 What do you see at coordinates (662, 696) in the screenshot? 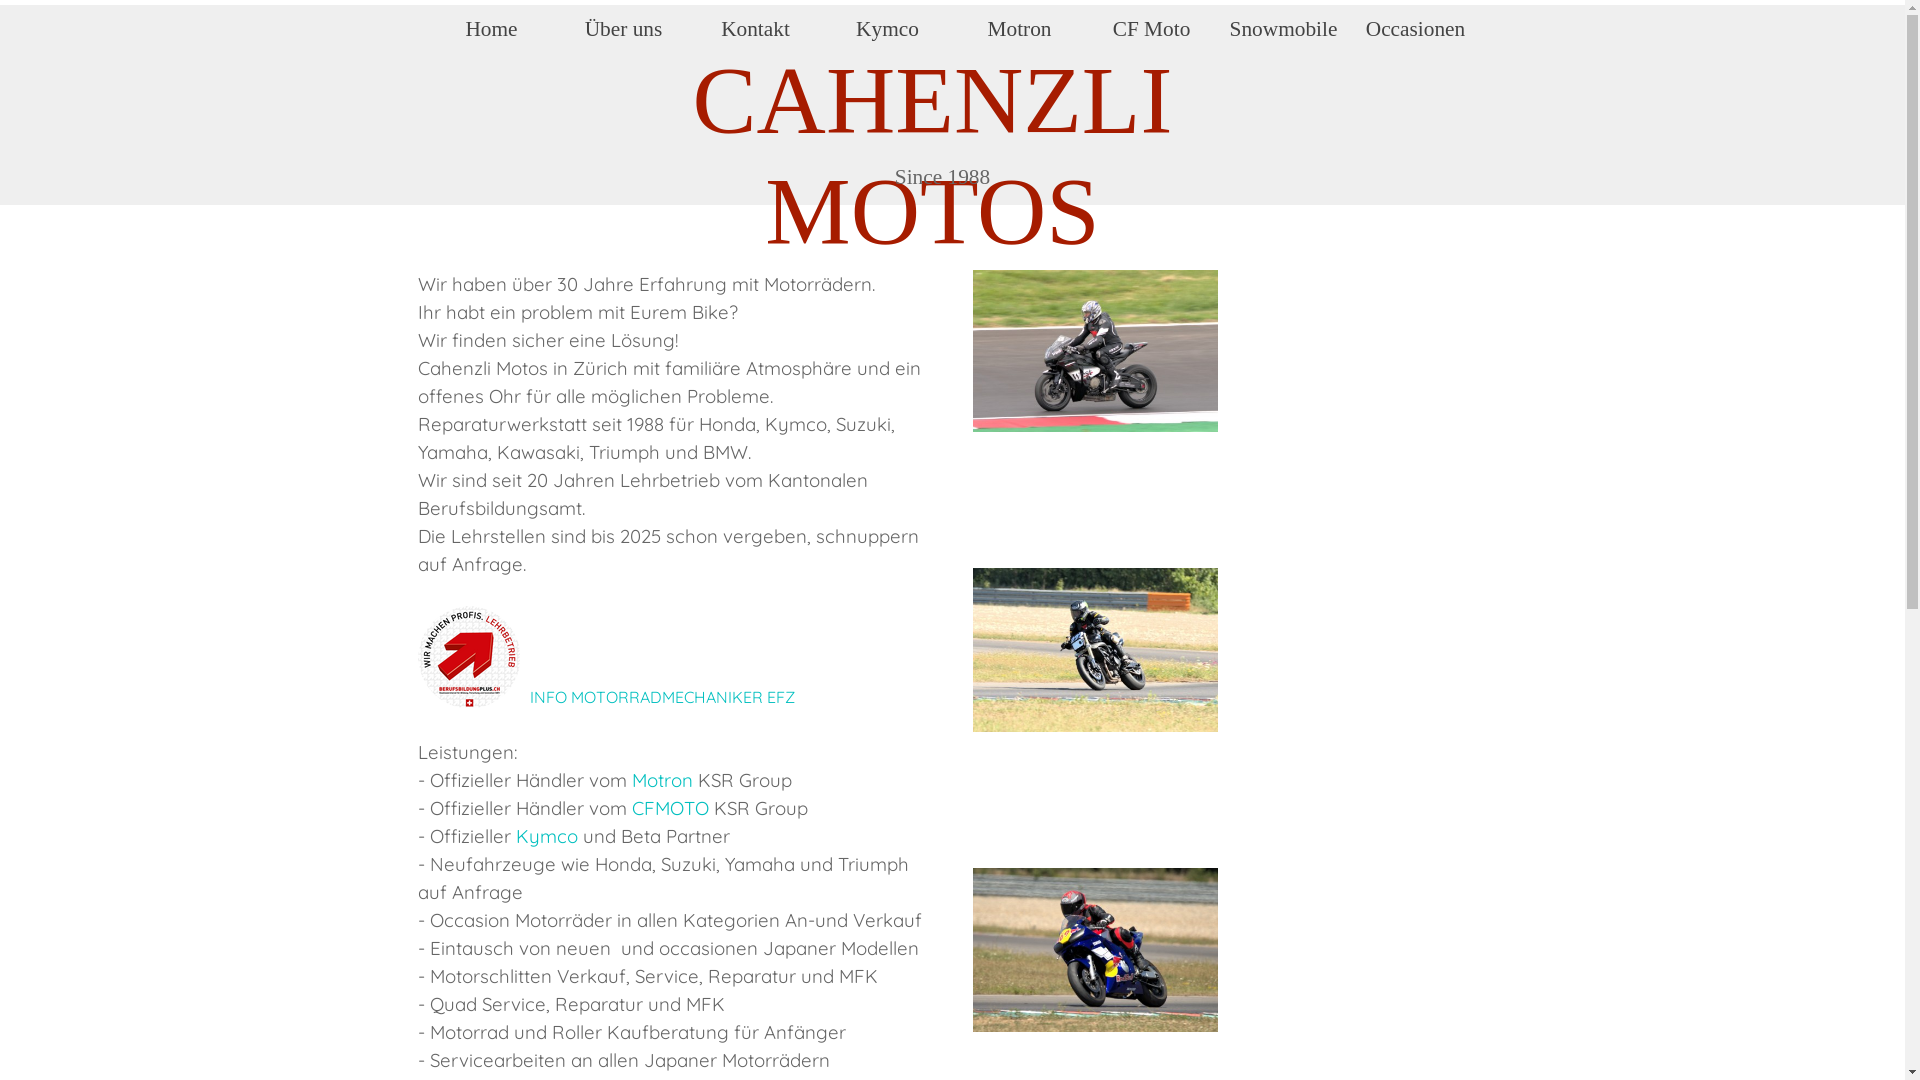
I see `'INFO MOTORRADMECHANIKER EFZ'` at bounding box center [662, 696].